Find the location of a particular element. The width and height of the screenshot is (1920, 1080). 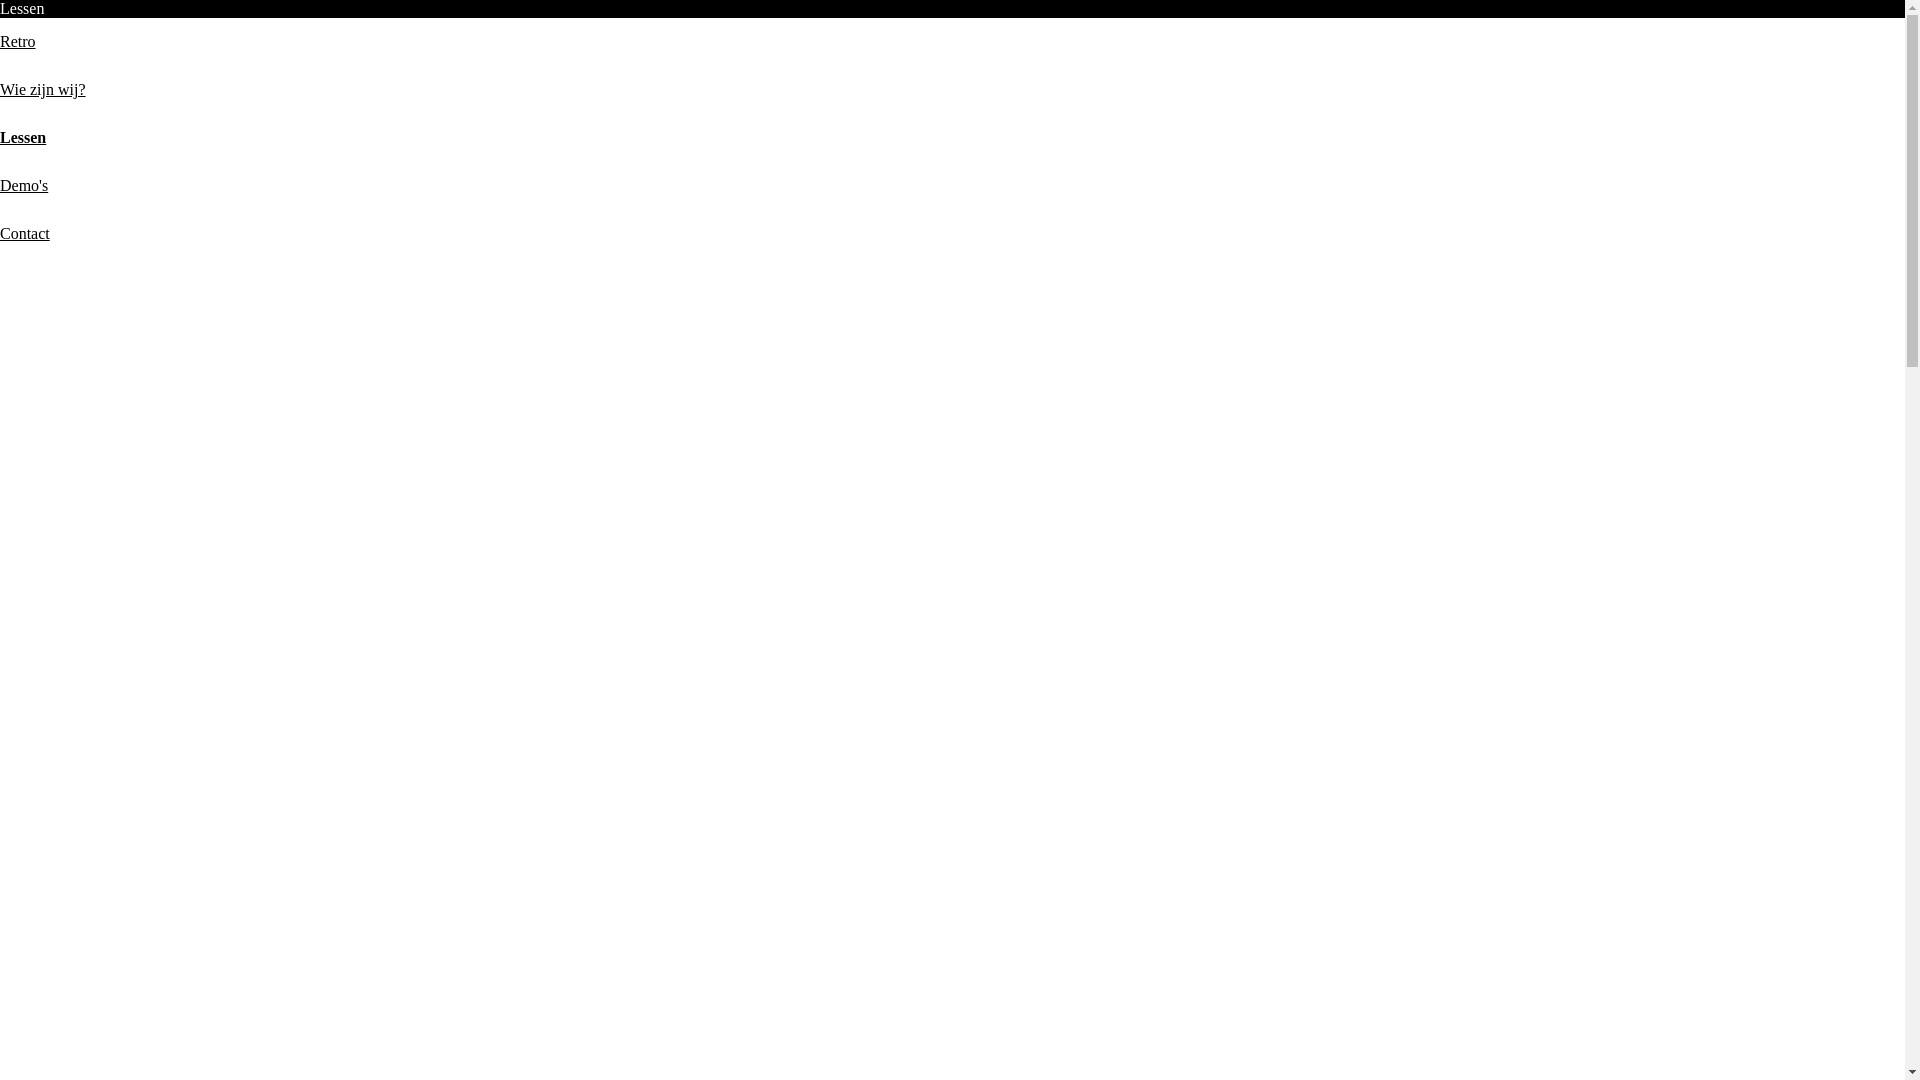

'Wie zijn wij?' is located at coordinates (43, 88).